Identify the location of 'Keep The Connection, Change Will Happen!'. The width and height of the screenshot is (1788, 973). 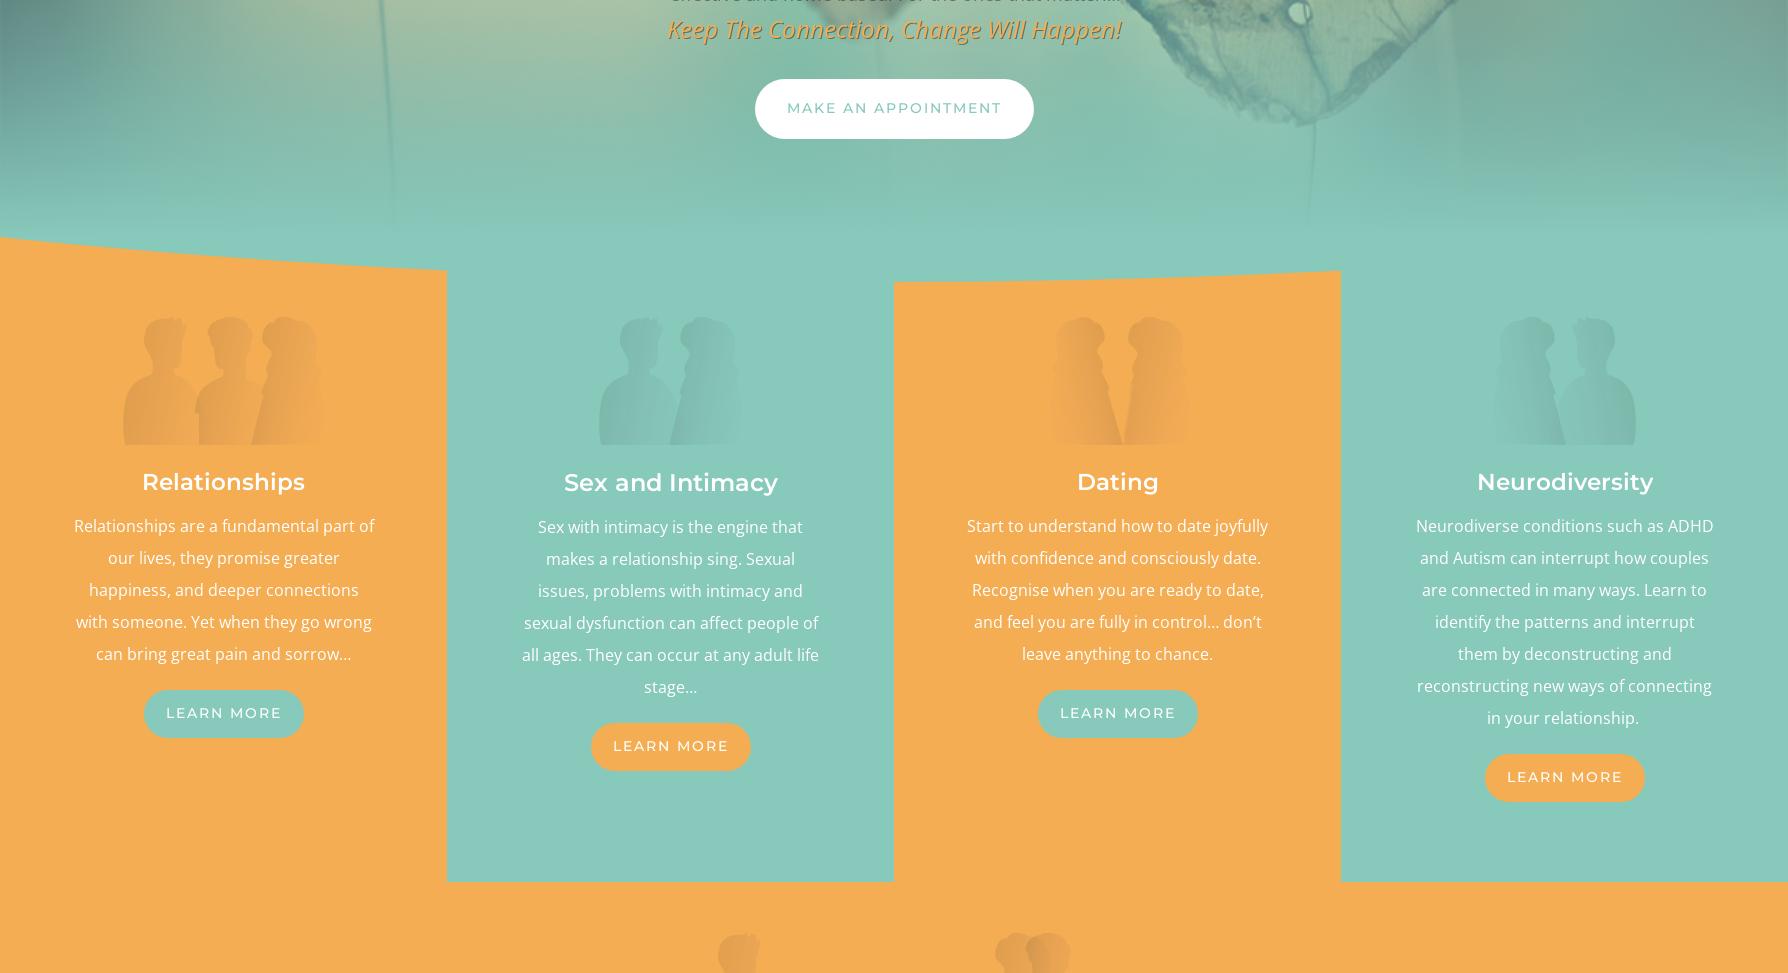
(666, 28).